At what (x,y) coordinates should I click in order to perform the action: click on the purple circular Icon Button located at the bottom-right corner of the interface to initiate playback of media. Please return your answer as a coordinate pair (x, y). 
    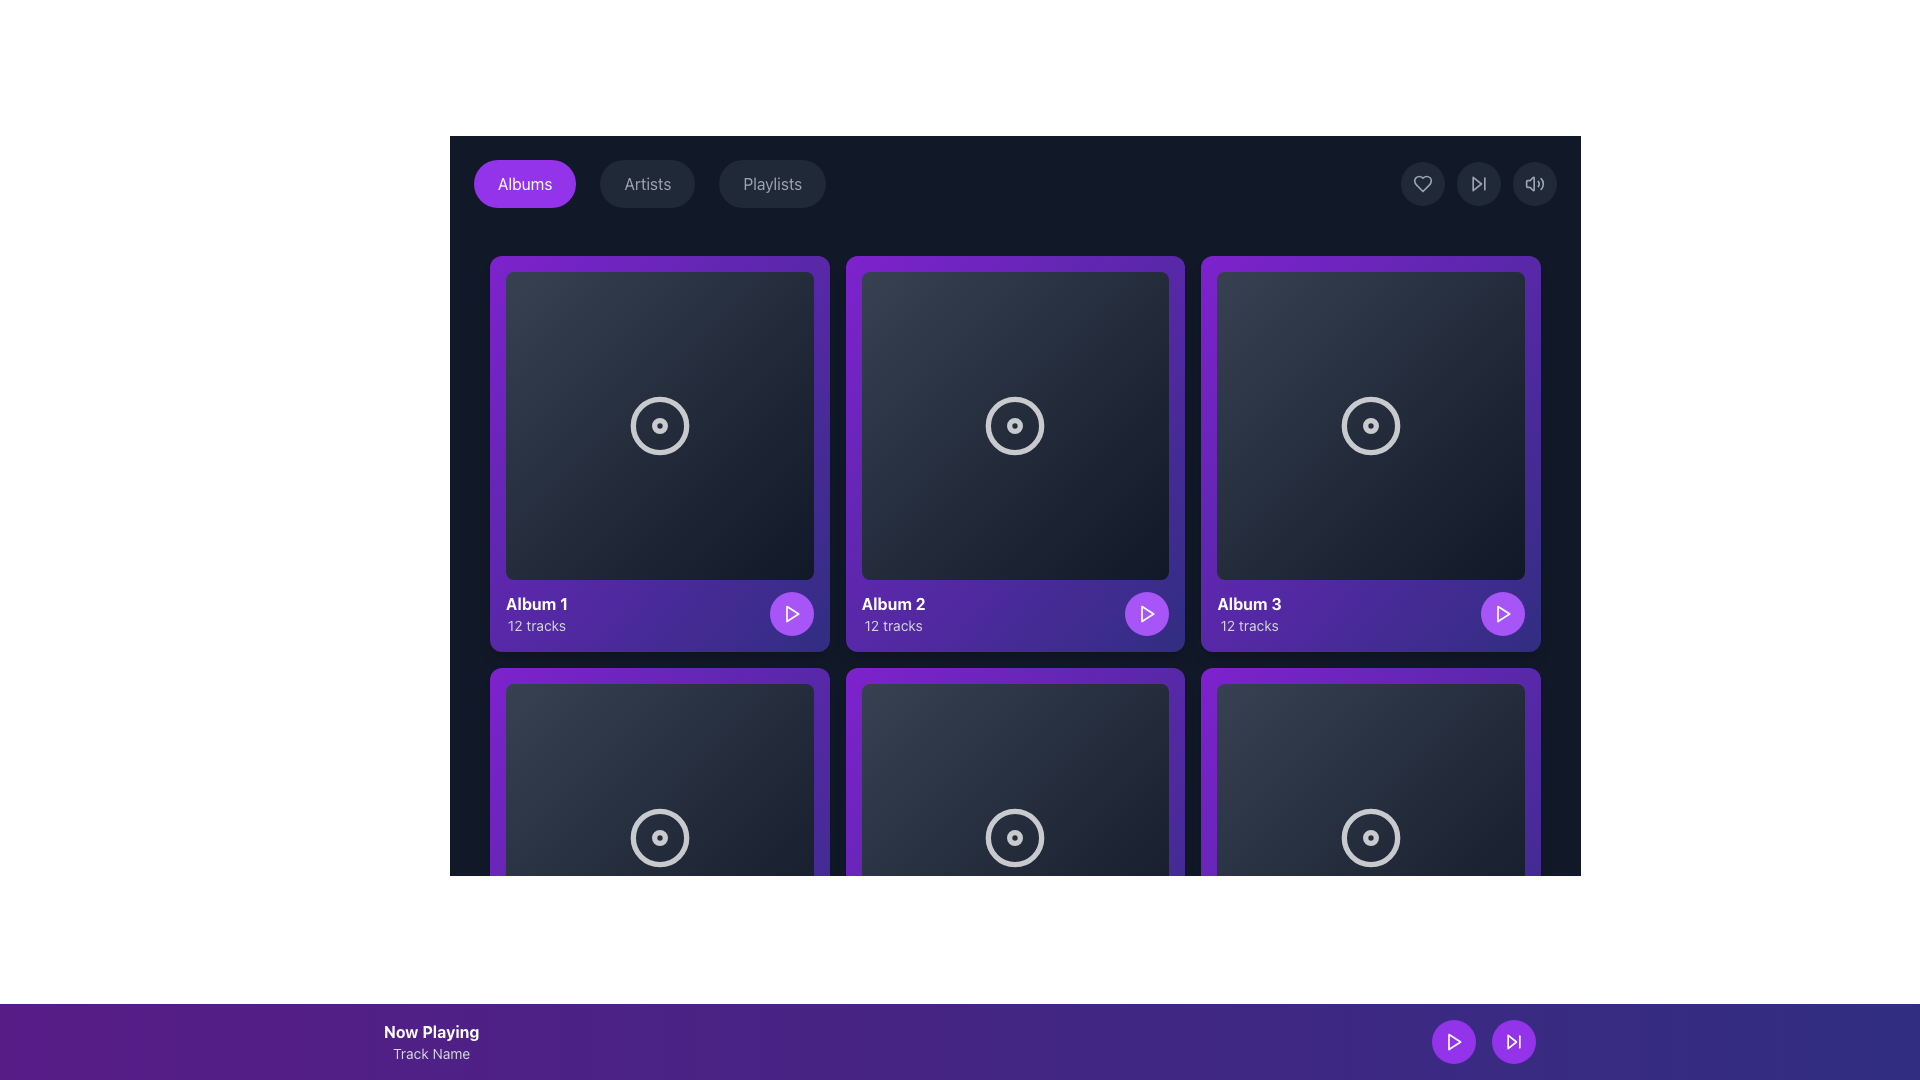
    Looking at the image, I should click on (1454, 1040).